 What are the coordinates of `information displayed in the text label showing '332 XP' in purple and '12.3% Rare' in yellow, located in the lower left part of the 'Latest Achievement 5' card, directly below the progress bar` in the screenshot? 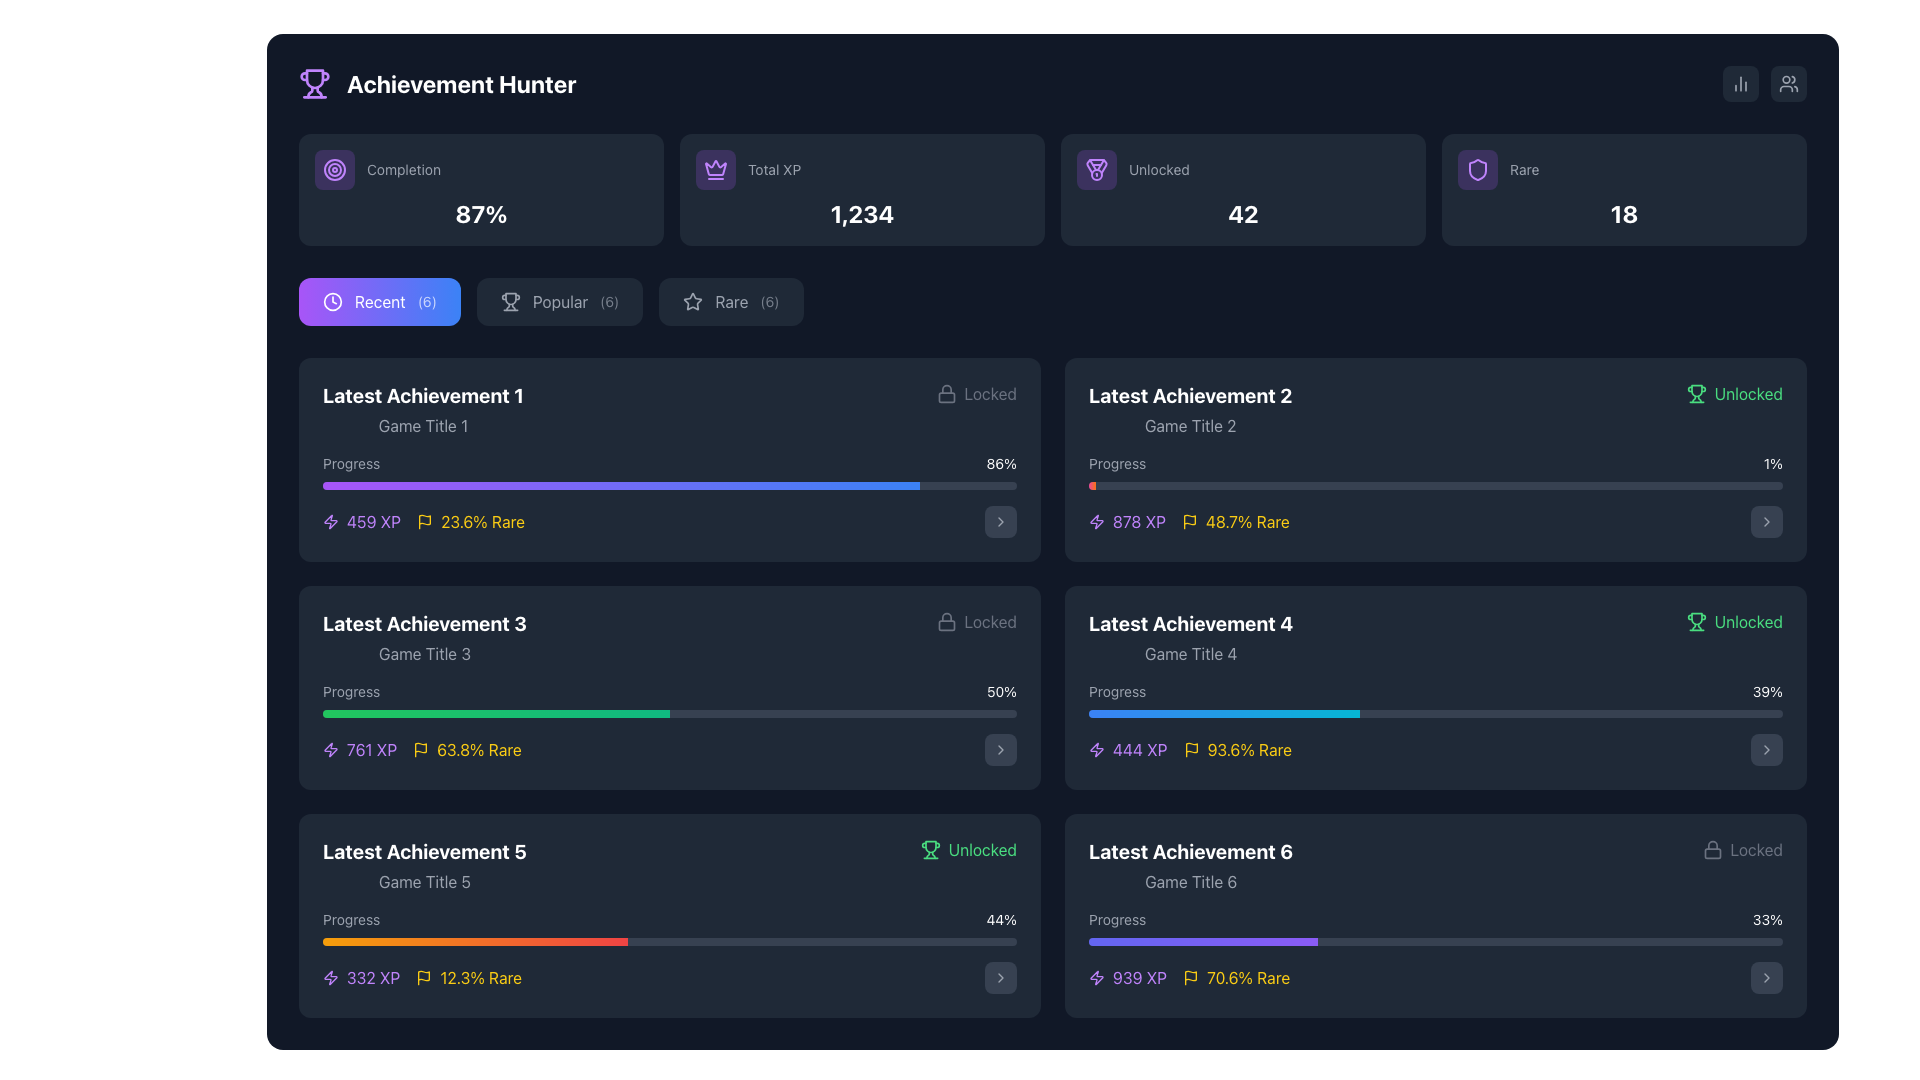 It's located at (421, 977).